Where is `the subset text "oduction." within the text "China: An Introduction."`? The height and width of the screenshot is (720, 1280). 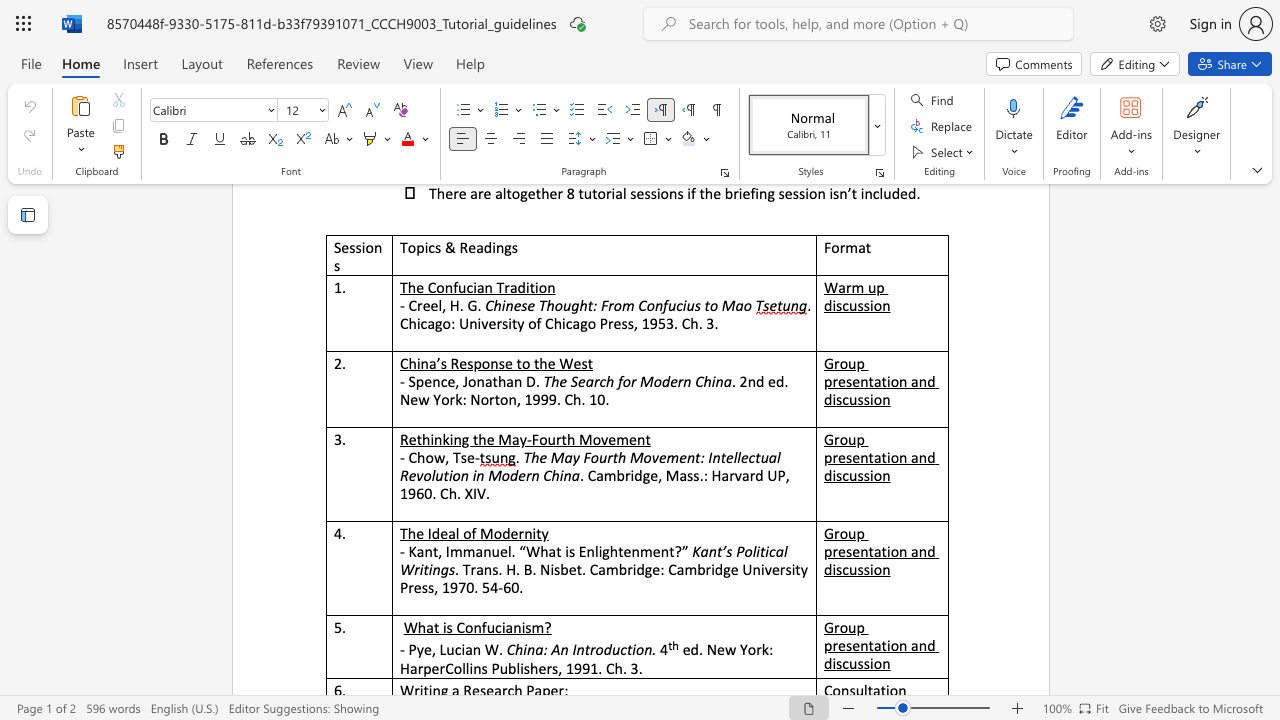 the subset text "oduction." within the text "China: An Introduction." is located at coordinates (594, 649).